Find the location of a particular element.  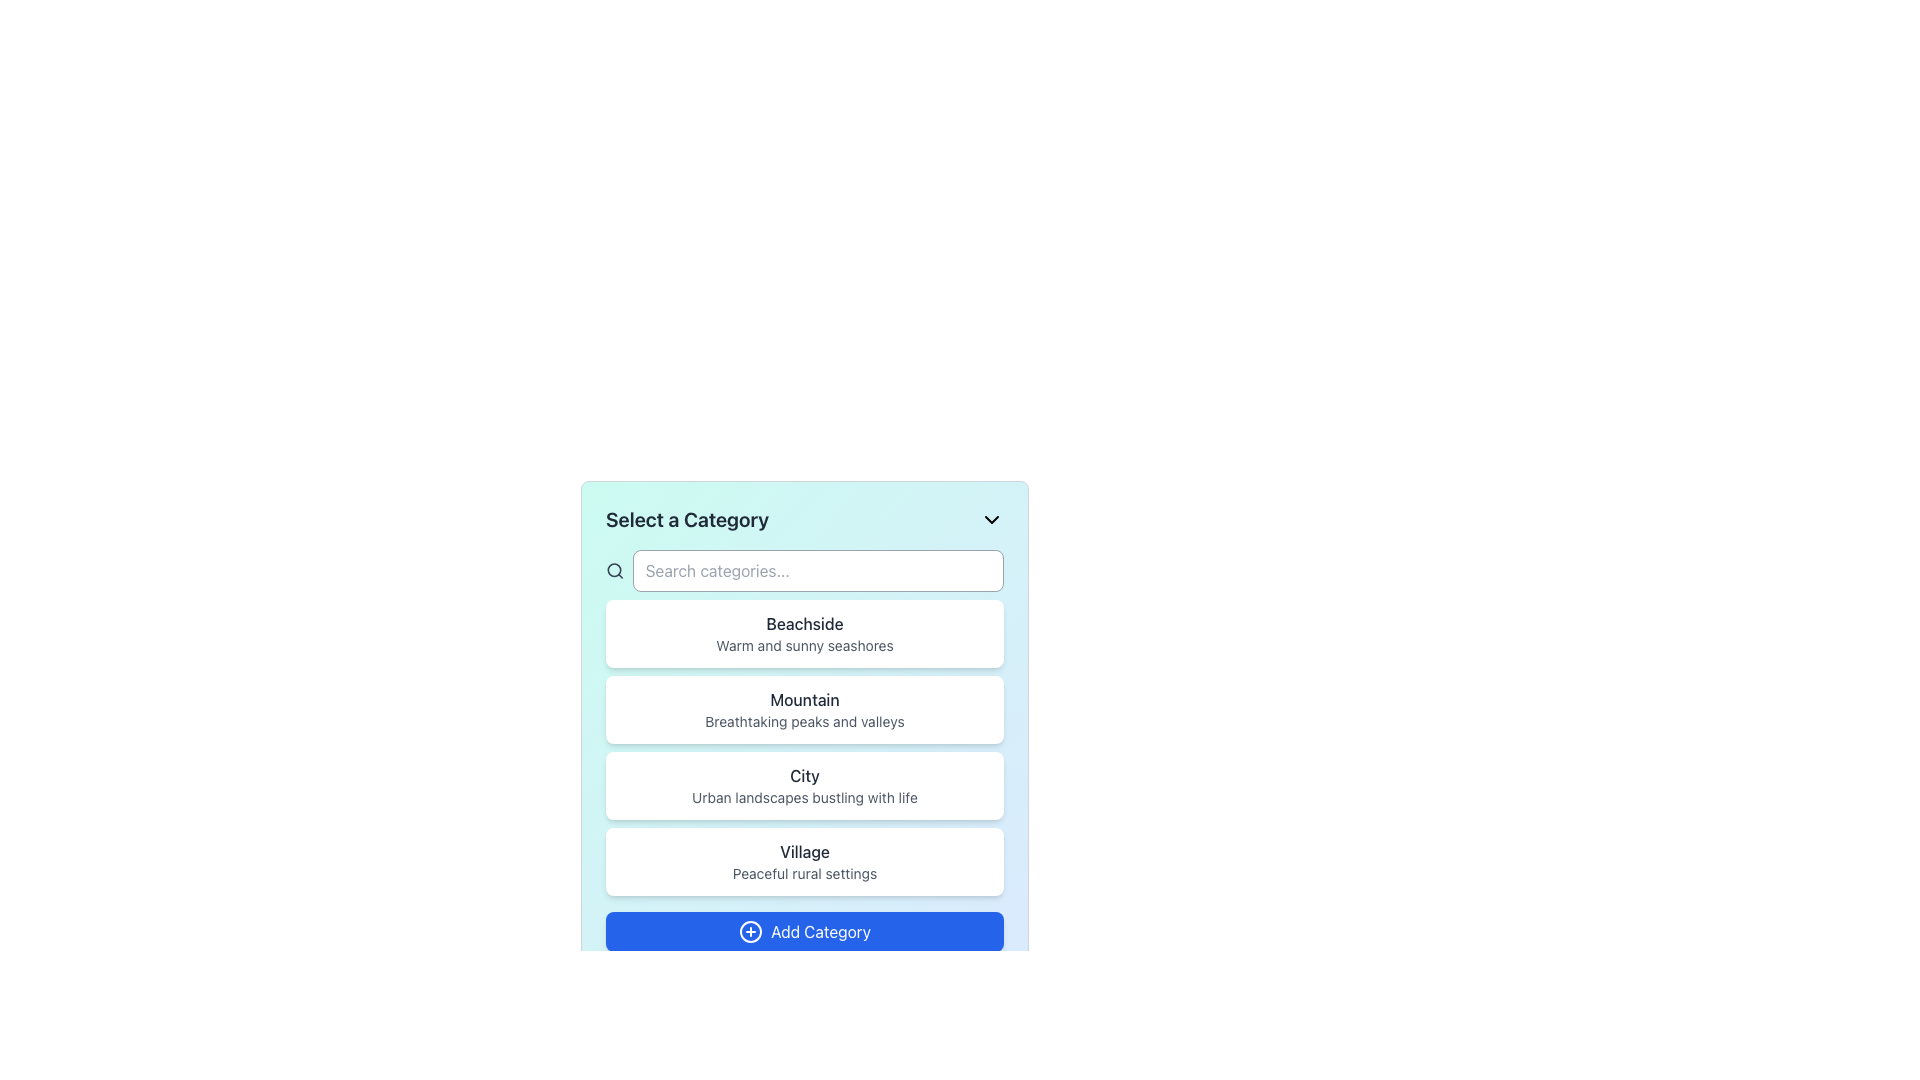

the text label providing additional context for the 'Mountain' category, positioned below the 'Mountain' title in the vertical category menu is located at coordinates (805, 721).